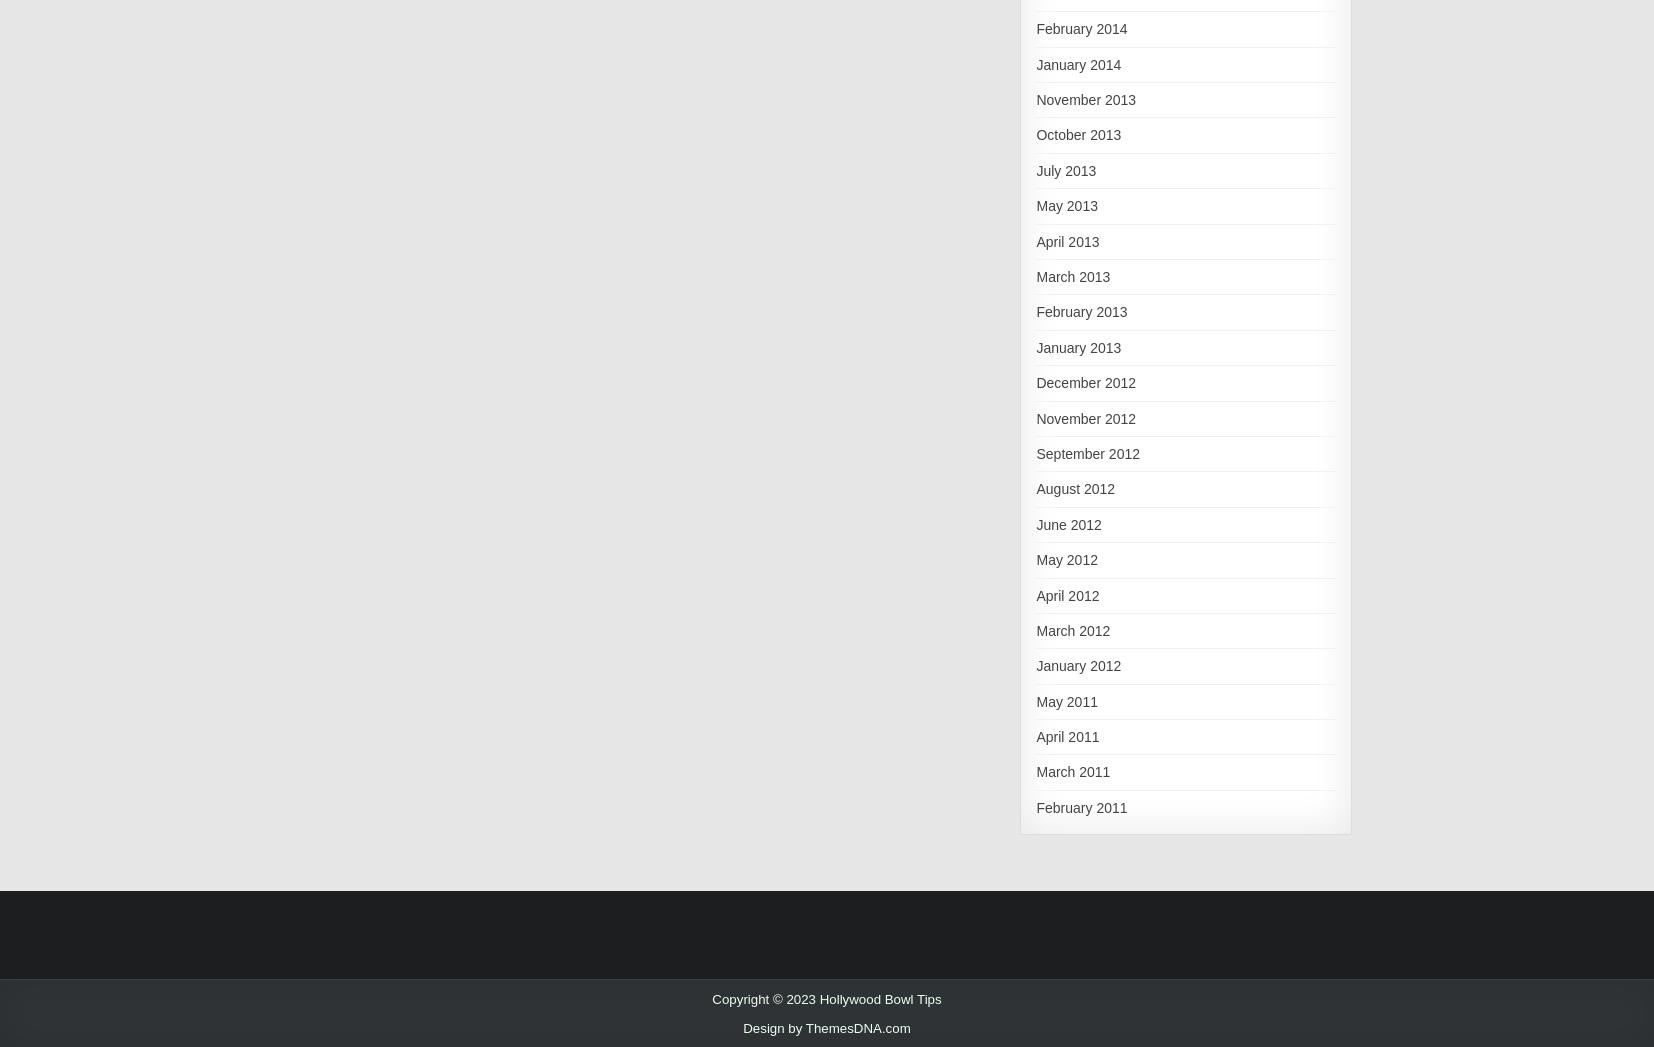 Image resolution: width=1654 pixels, height=1047 pixels. What do you see at coordinates (1080, 28) in the screenshot?
I see `'February 2014'` at bounding box center [1080, 28].